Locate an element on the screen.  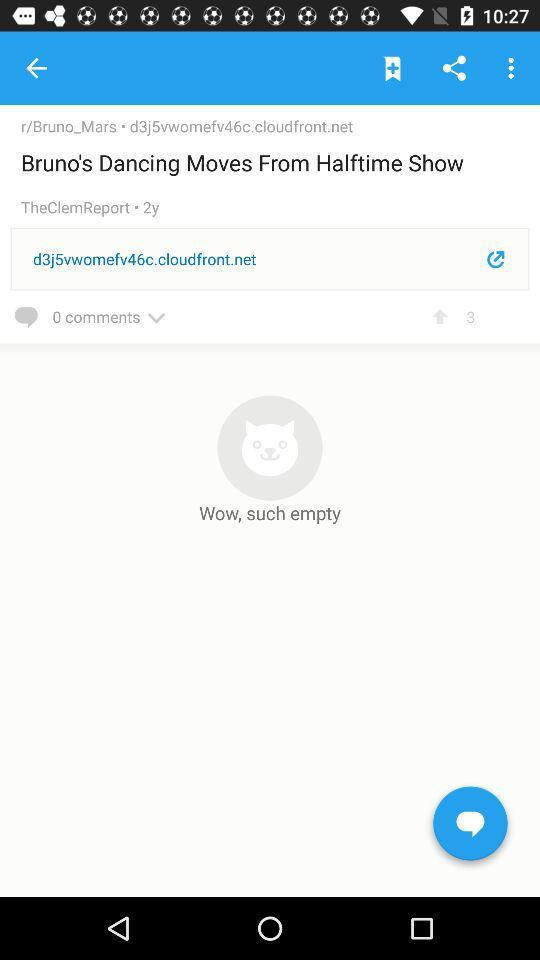
the item below bruno s dancing item is located at coordinates (80, 207).